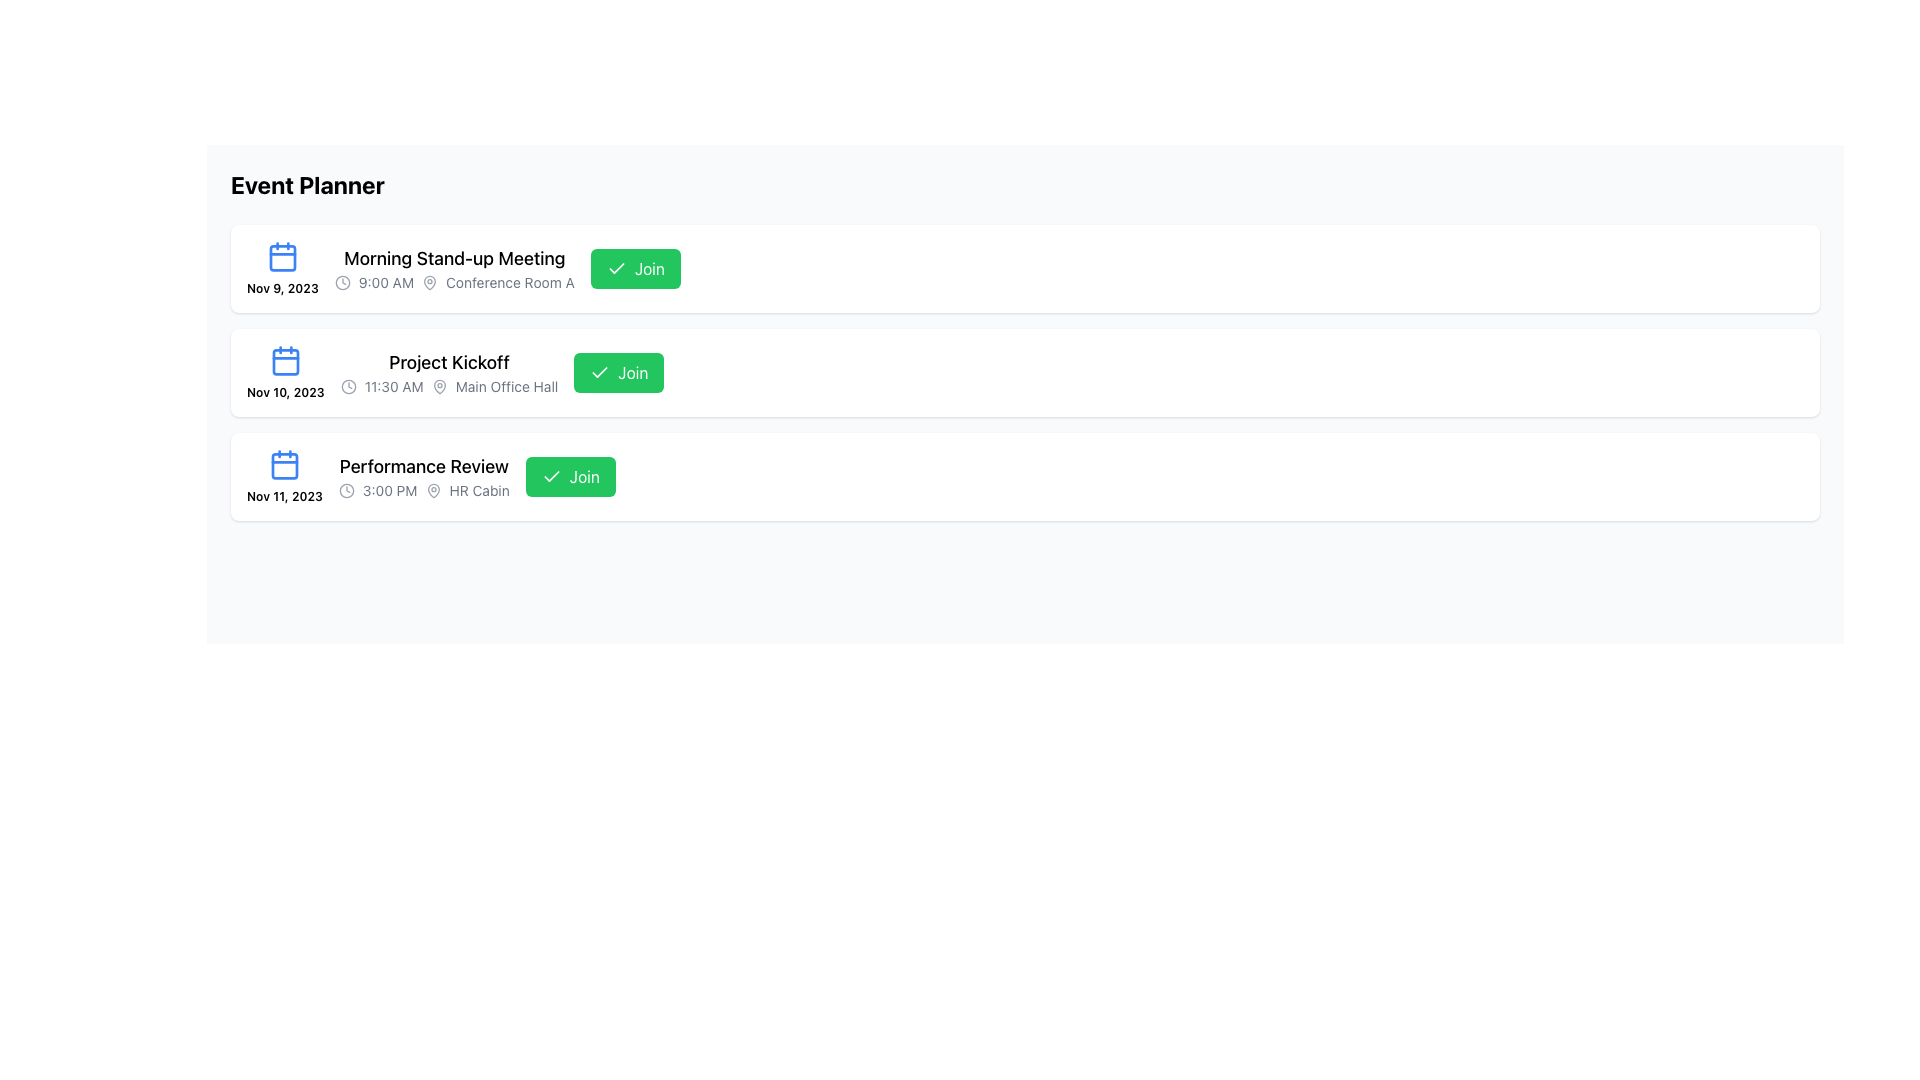 This screenshot has width=1920, height=1080. I want to click on the circular stroke of the clock icon next to the 'Project Kickoff' event details, so click(348, 386).